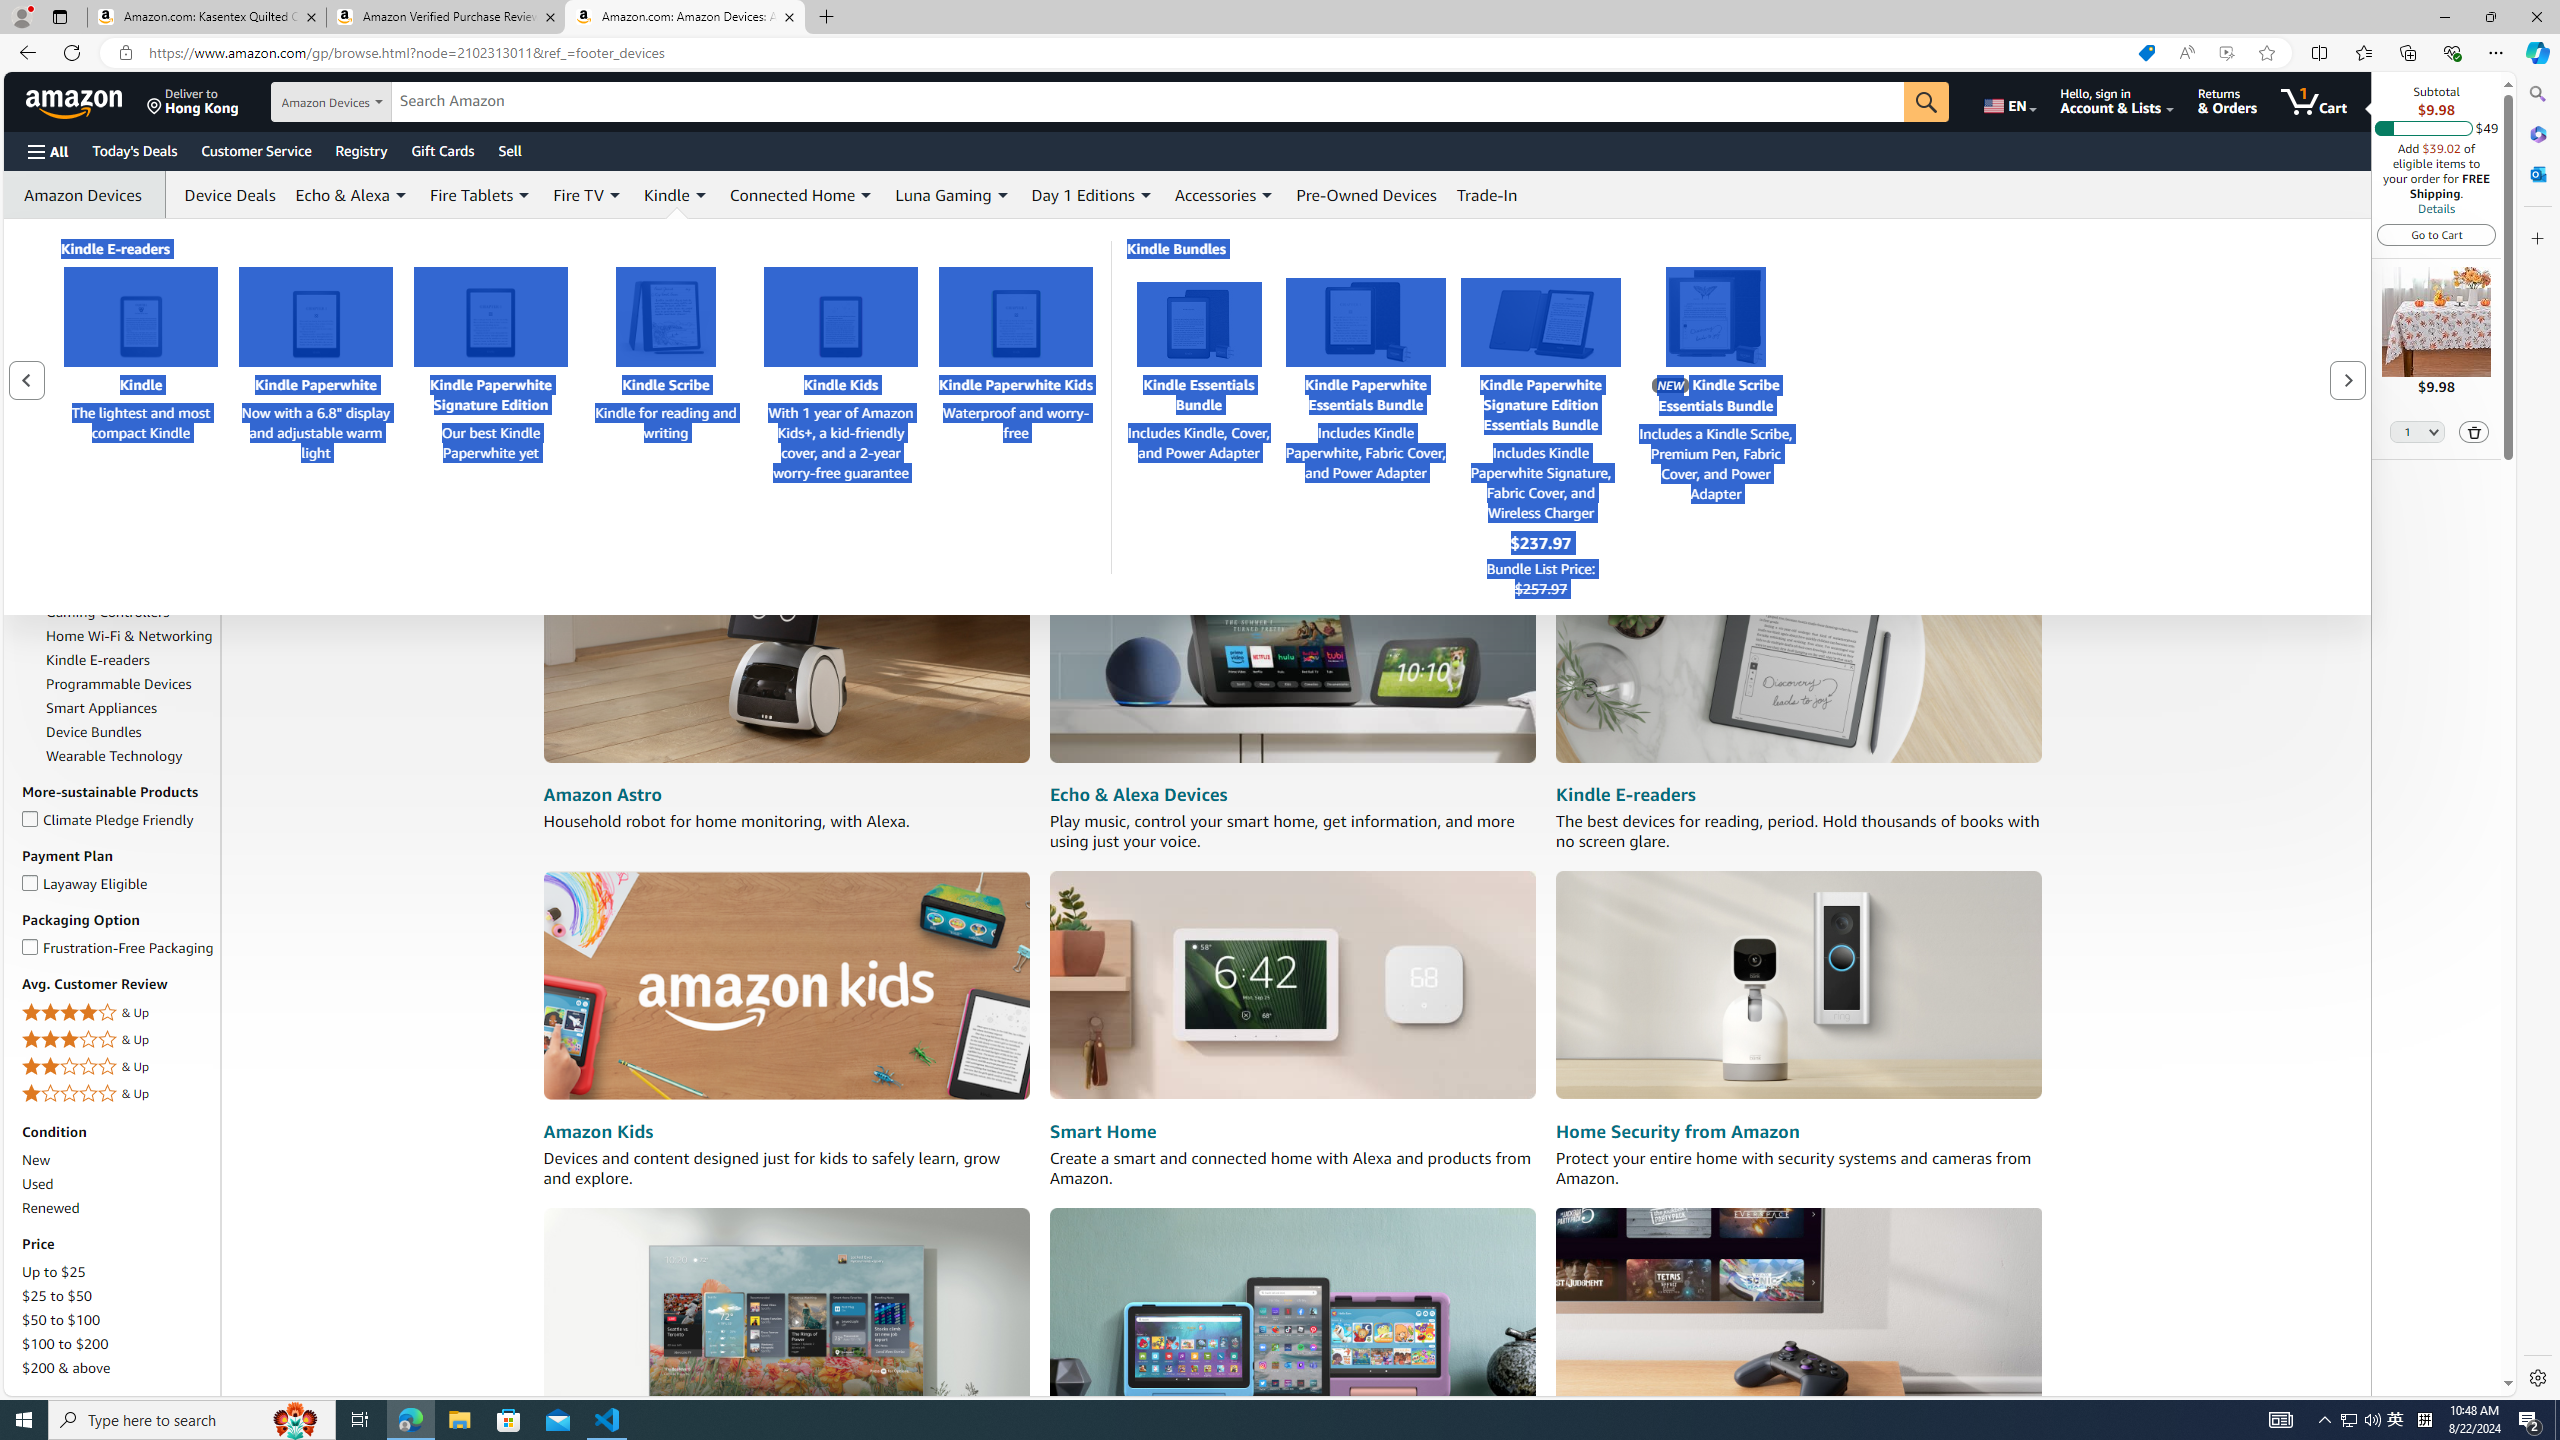 The width and height of the screenshot is (2560, 1440). I want to click on 'Used', so click(37, 1183).